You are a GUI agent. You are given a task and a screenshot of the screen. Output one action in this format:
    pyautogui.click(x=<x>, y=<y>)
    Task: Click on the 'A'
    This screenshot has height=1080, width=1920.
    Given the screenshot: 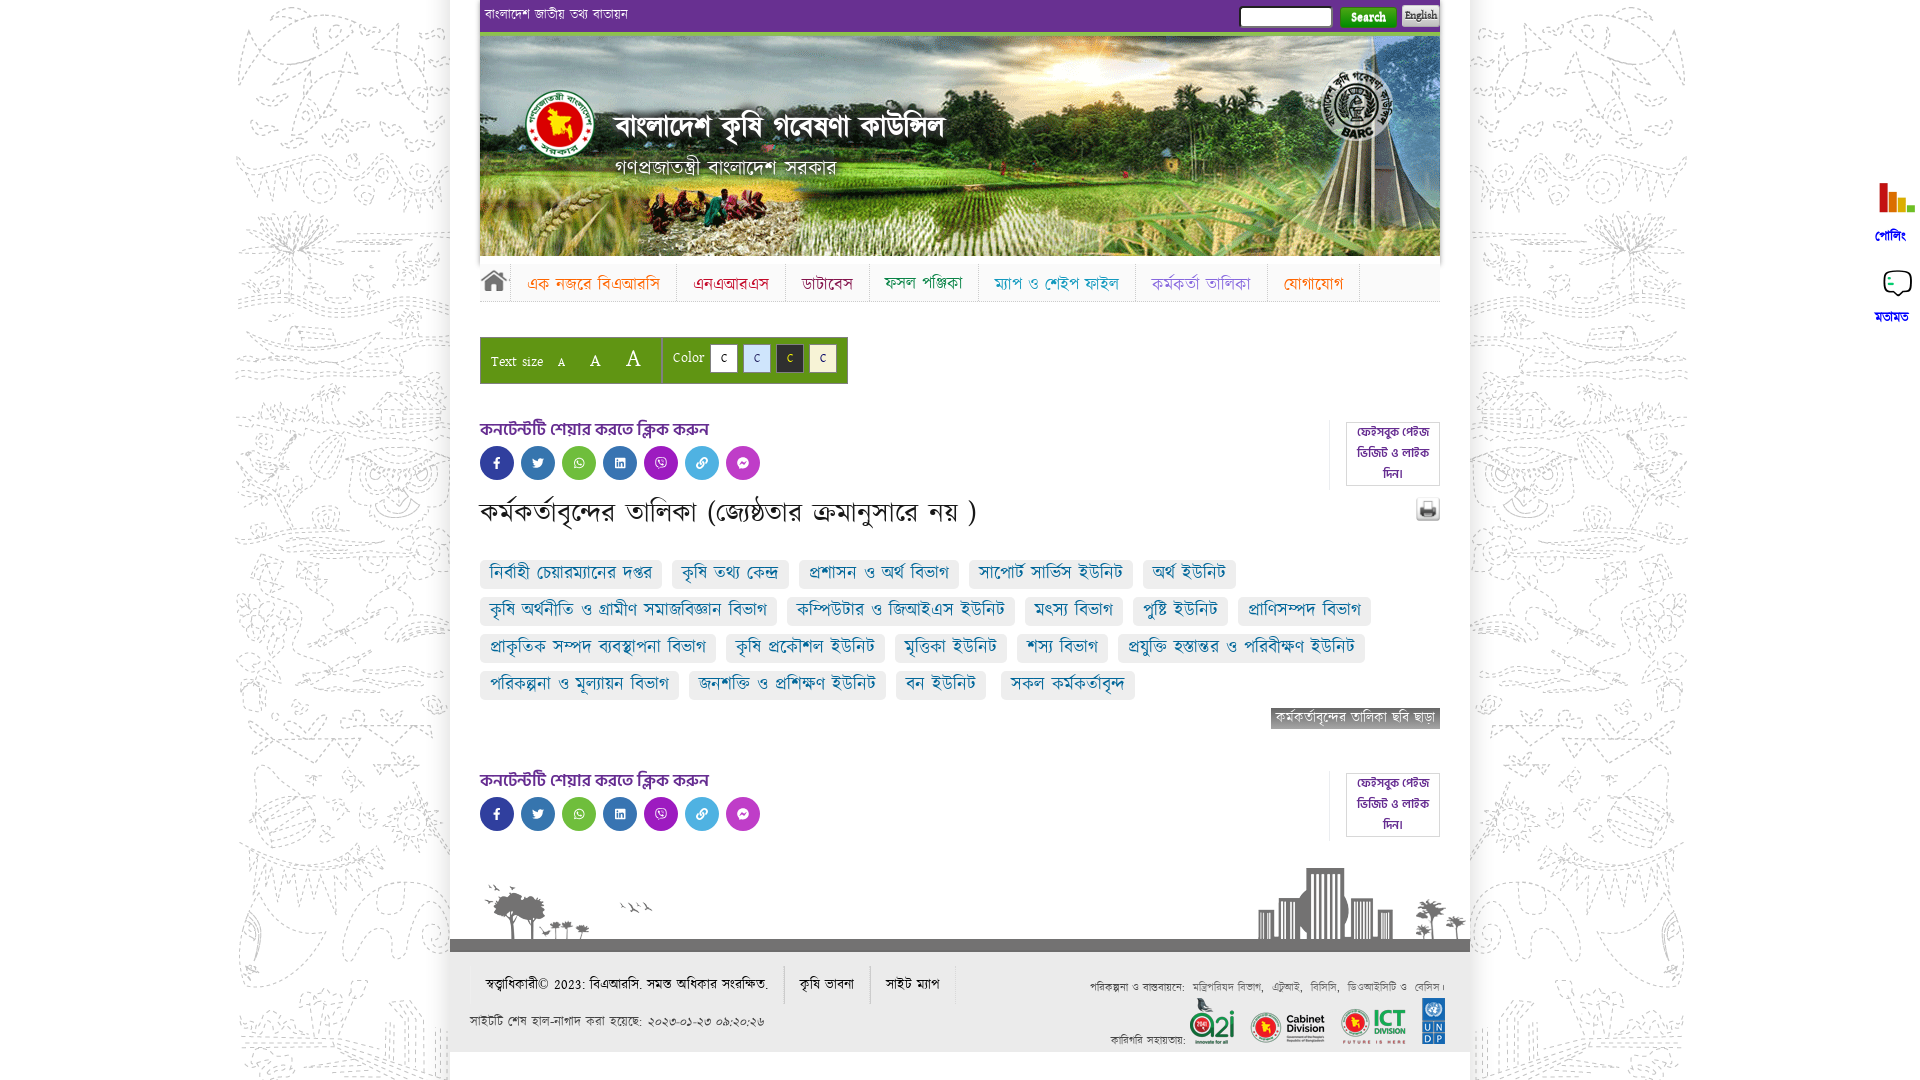 What is the action you would take?
    pyautogui.click(x=560, y=362)
    